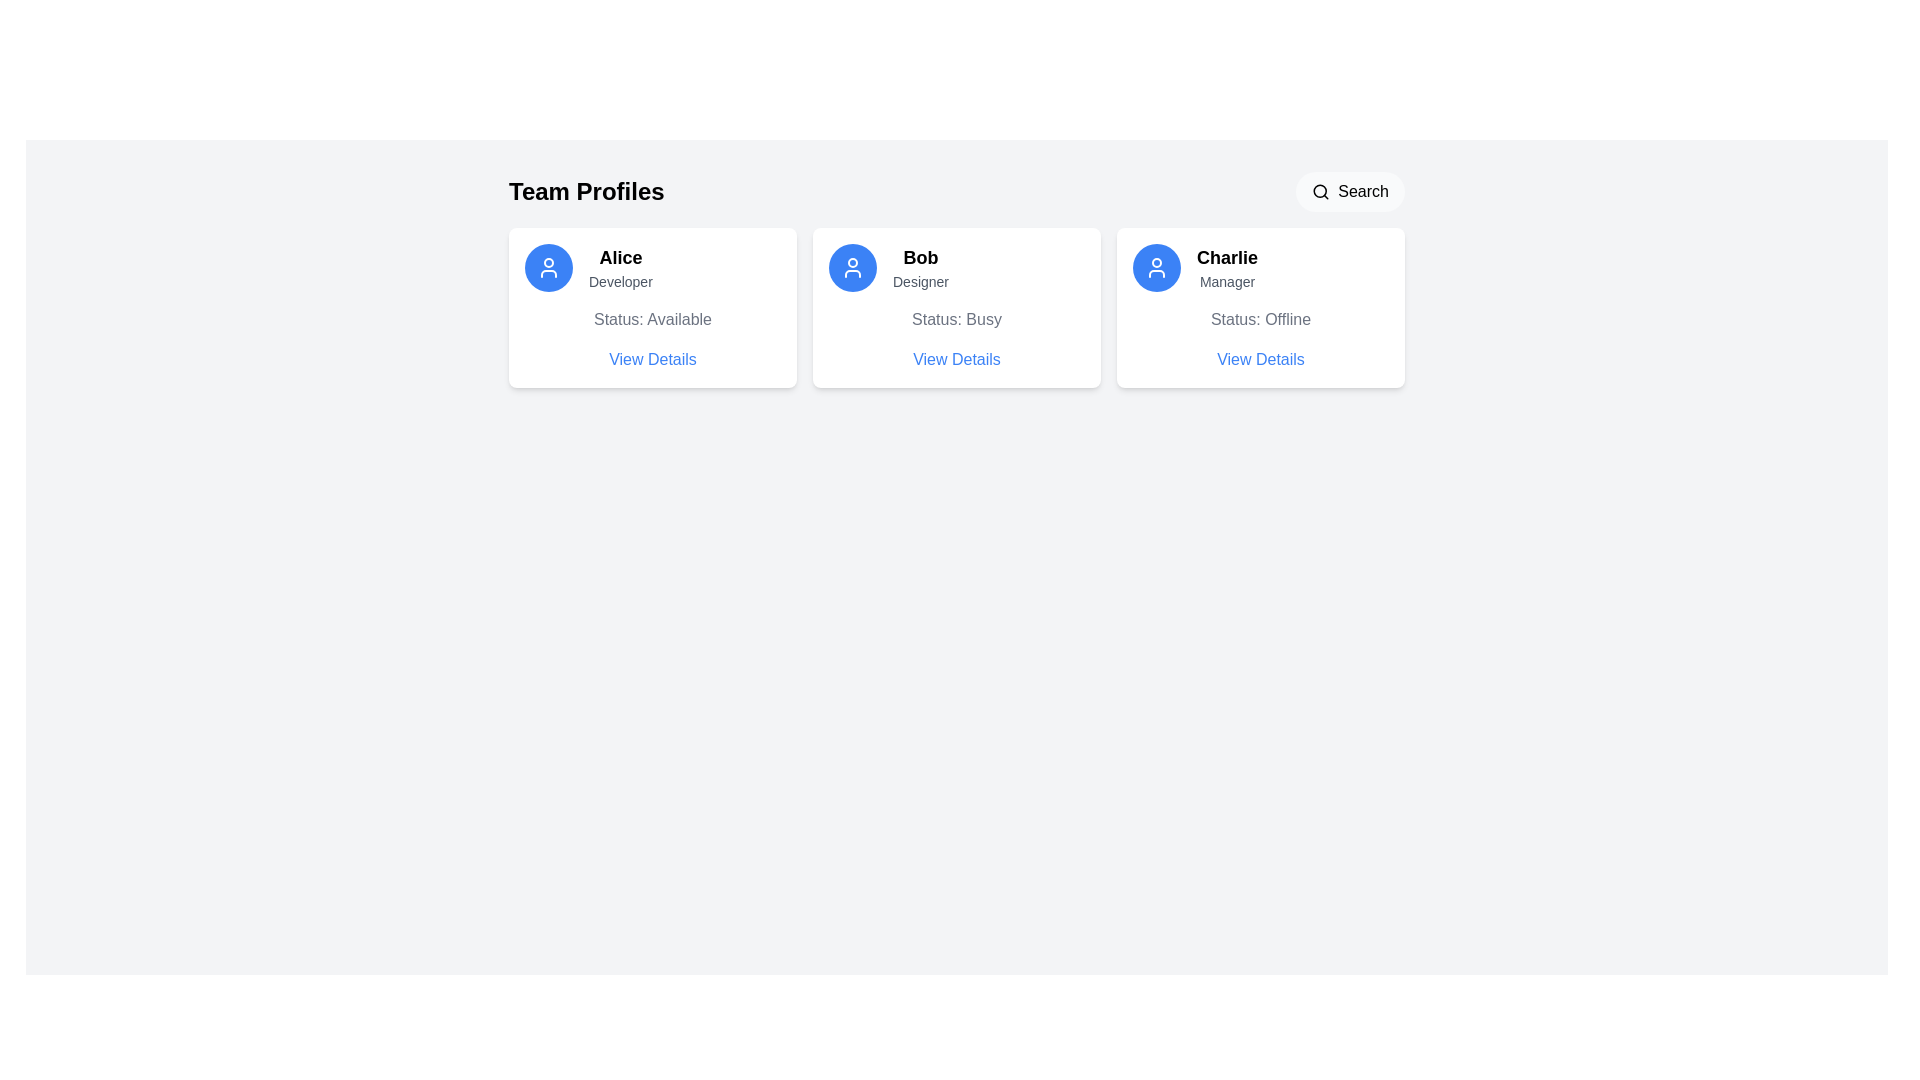  I want to click on the Text label indicating the current status of the user, which shows that they are busy. This label is located within Bob's profile card, positioned below 'Designer' and above 'View Details', so click(955, 319).